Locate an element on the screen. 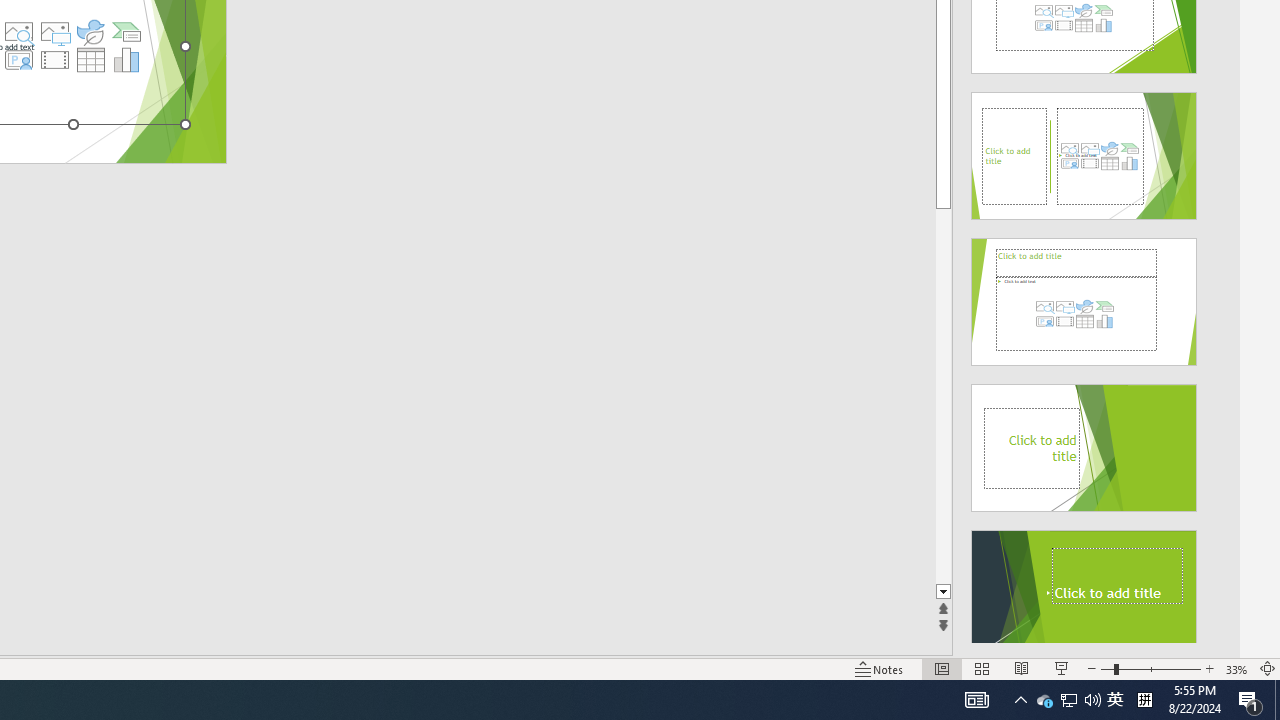 This screenshot has width=1280, height=720. 'Stock Images' is located at coordinates (18, 32).